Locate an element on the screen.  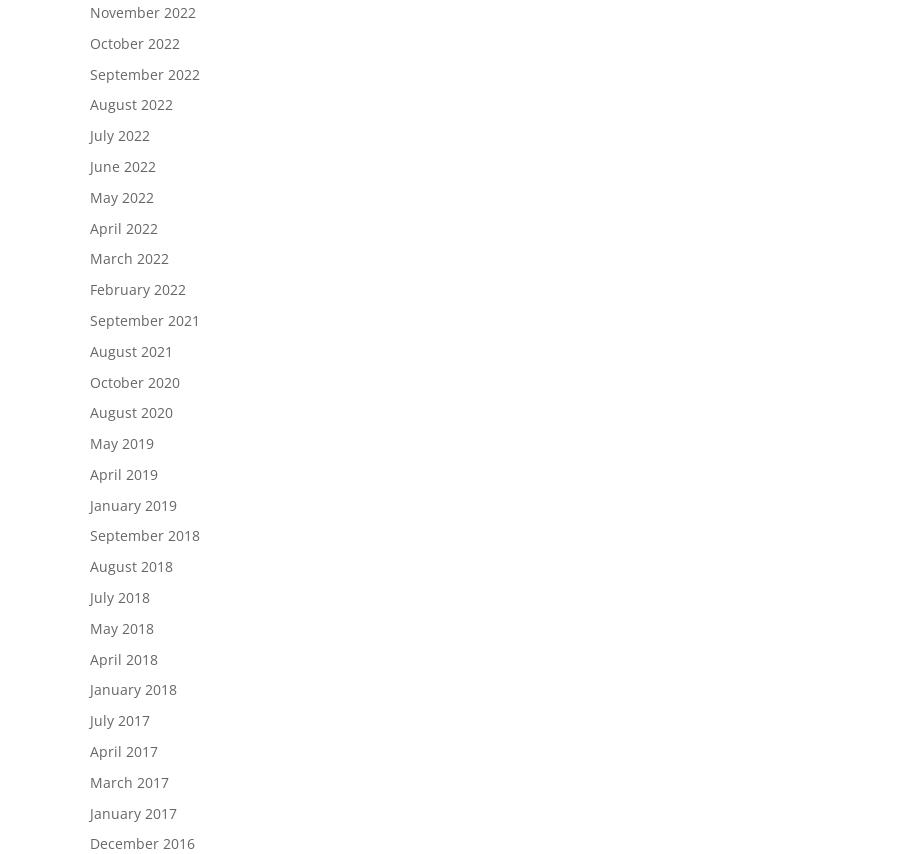
'October 2020' is located at coordinates (135, 380).